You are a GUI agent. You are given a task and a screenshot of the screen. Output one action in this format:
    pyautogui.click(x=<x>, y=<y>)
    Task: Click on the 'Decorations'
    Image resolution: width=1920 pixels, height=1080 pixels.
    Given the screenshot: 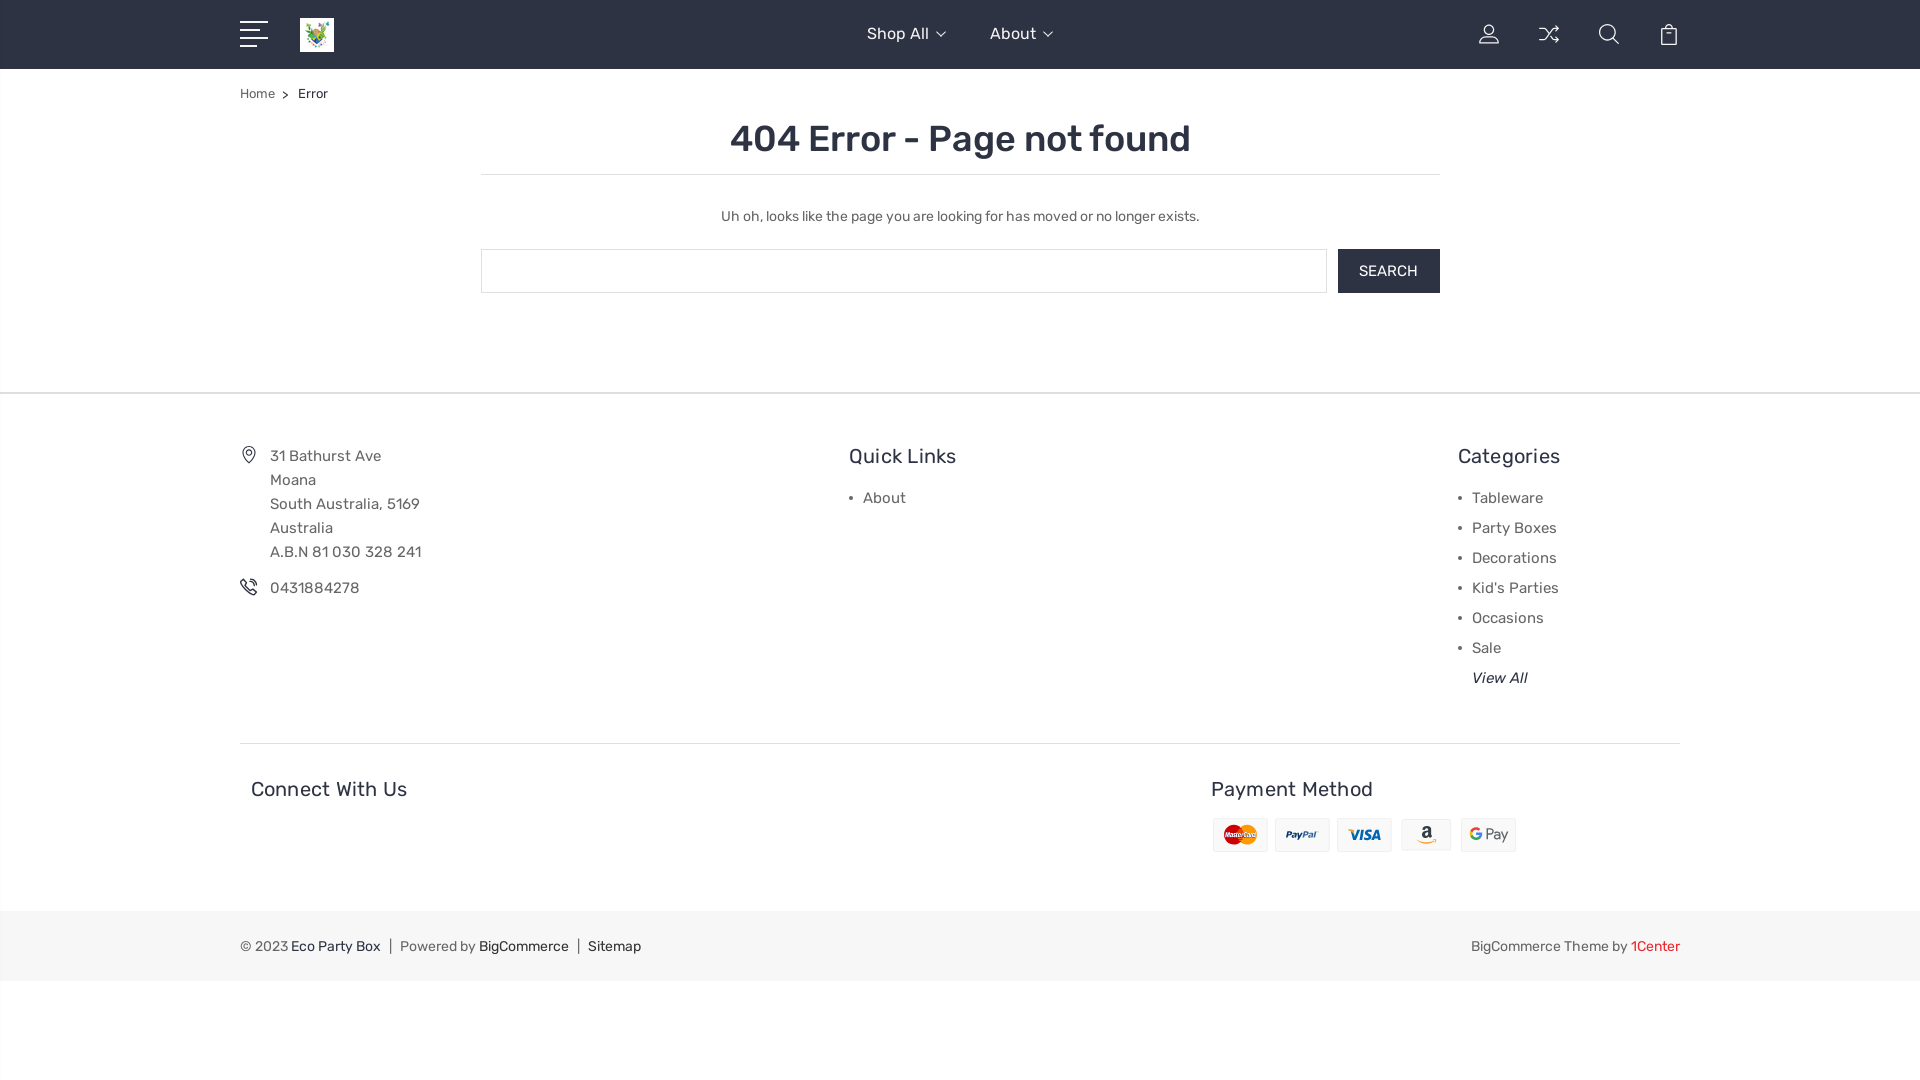 What is the action you would take?
    pyautogui.click(x=1514, y=556)
    